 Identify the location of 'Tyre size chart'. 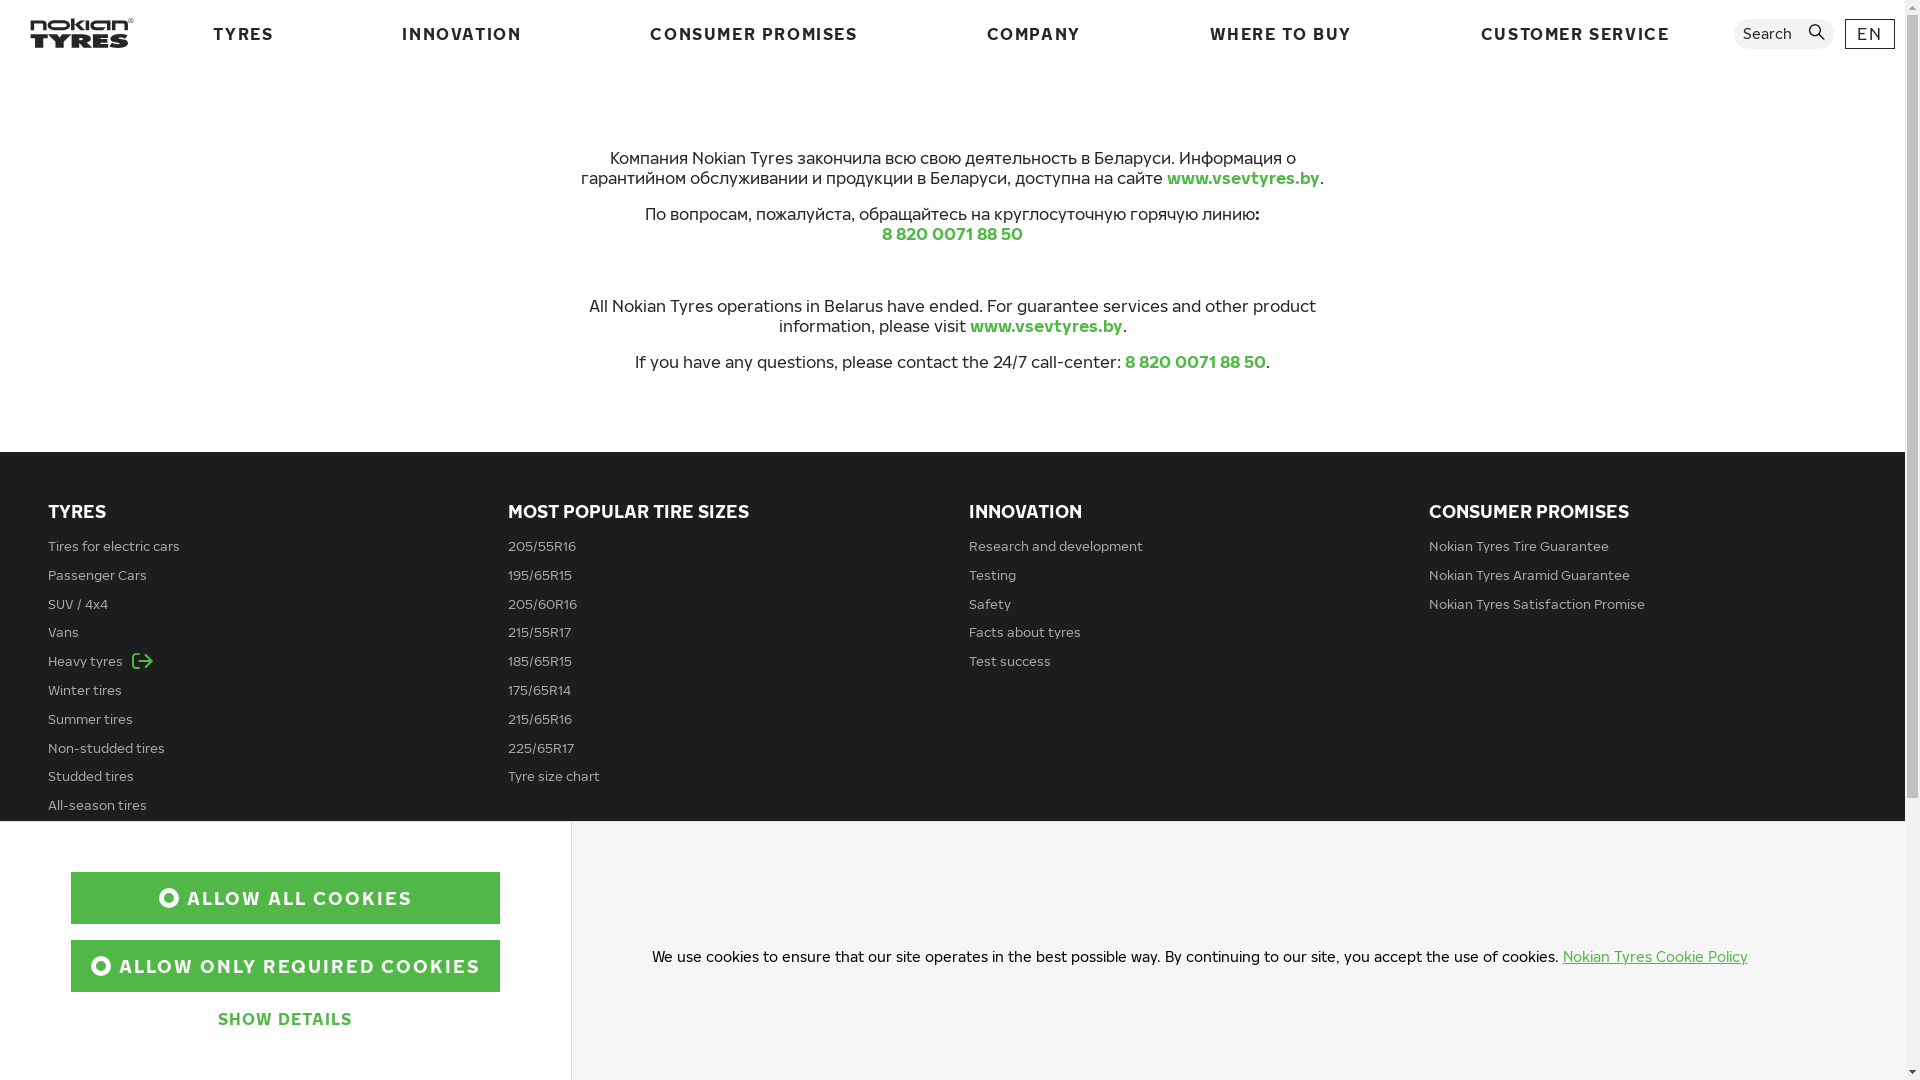
(553, 774).